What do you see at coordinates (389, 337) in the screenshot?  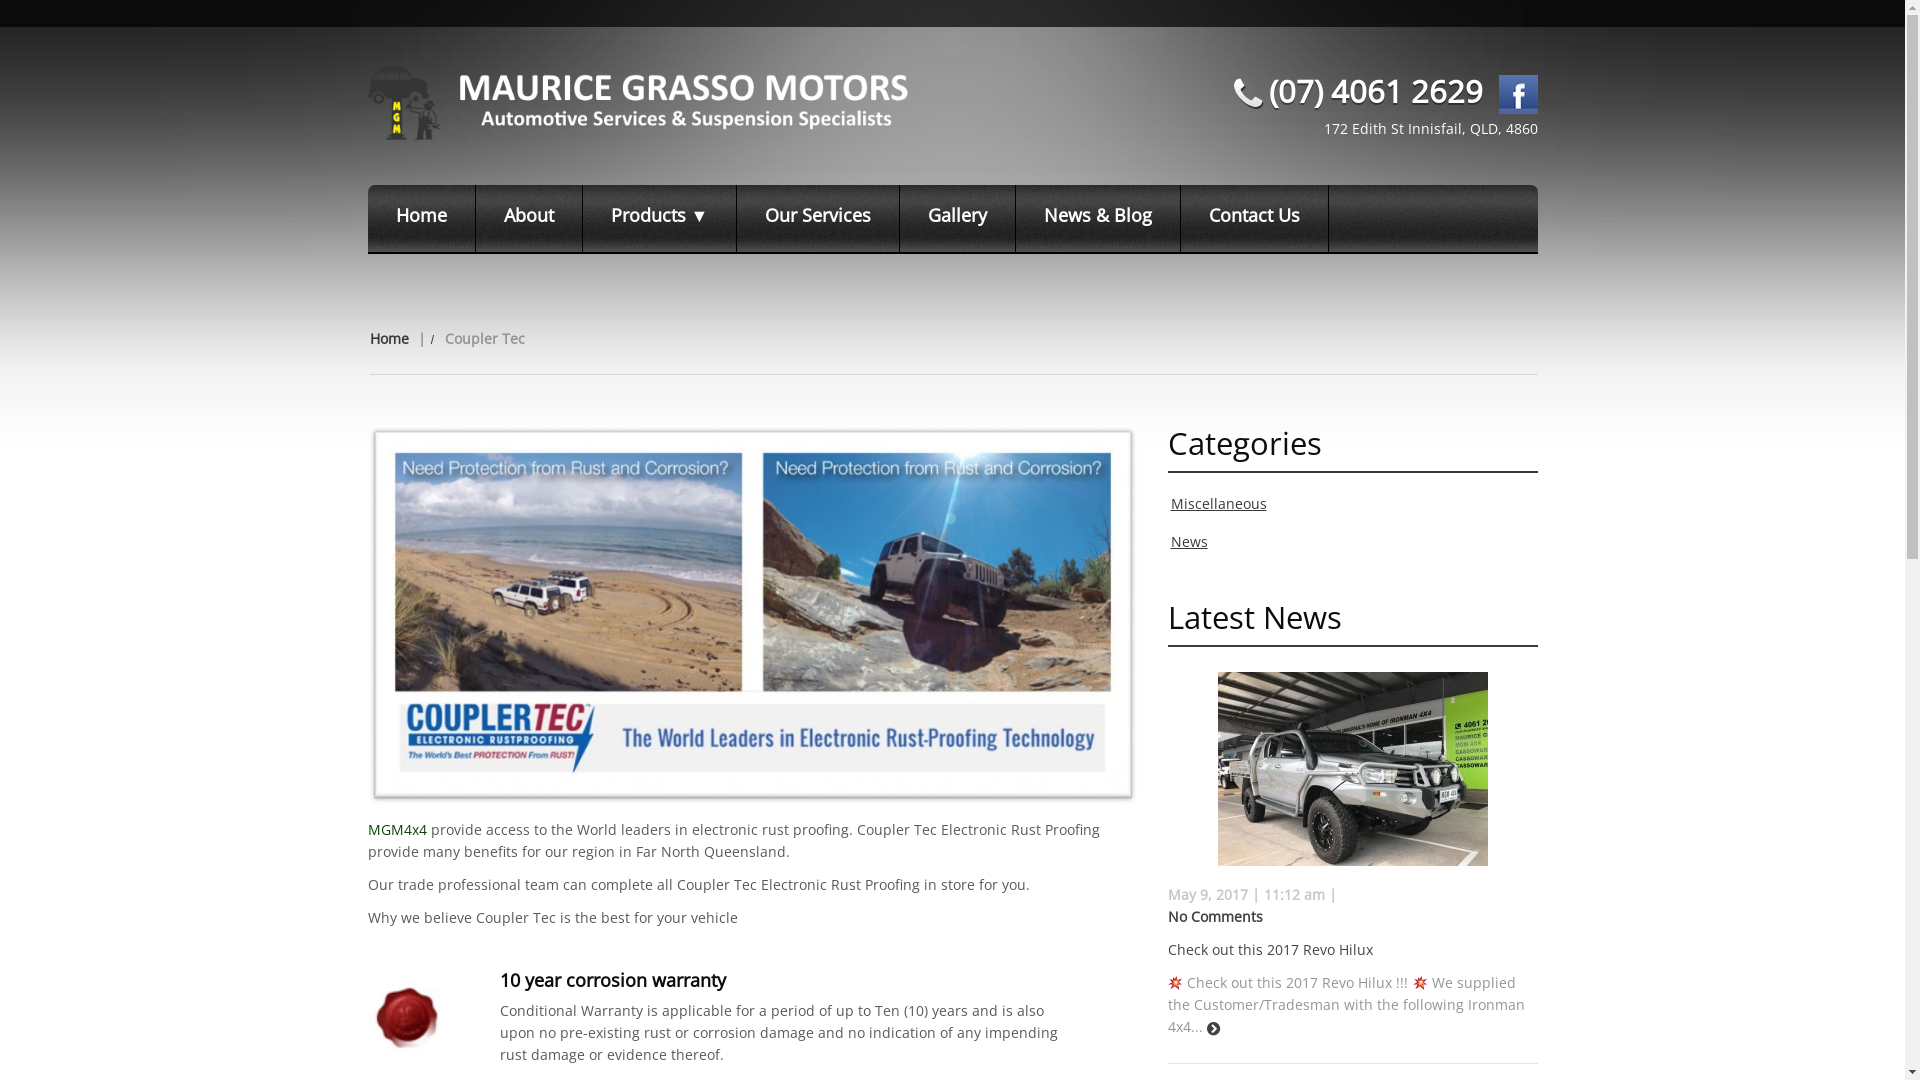 I see `'Home'` at bounding box center [389, 337].